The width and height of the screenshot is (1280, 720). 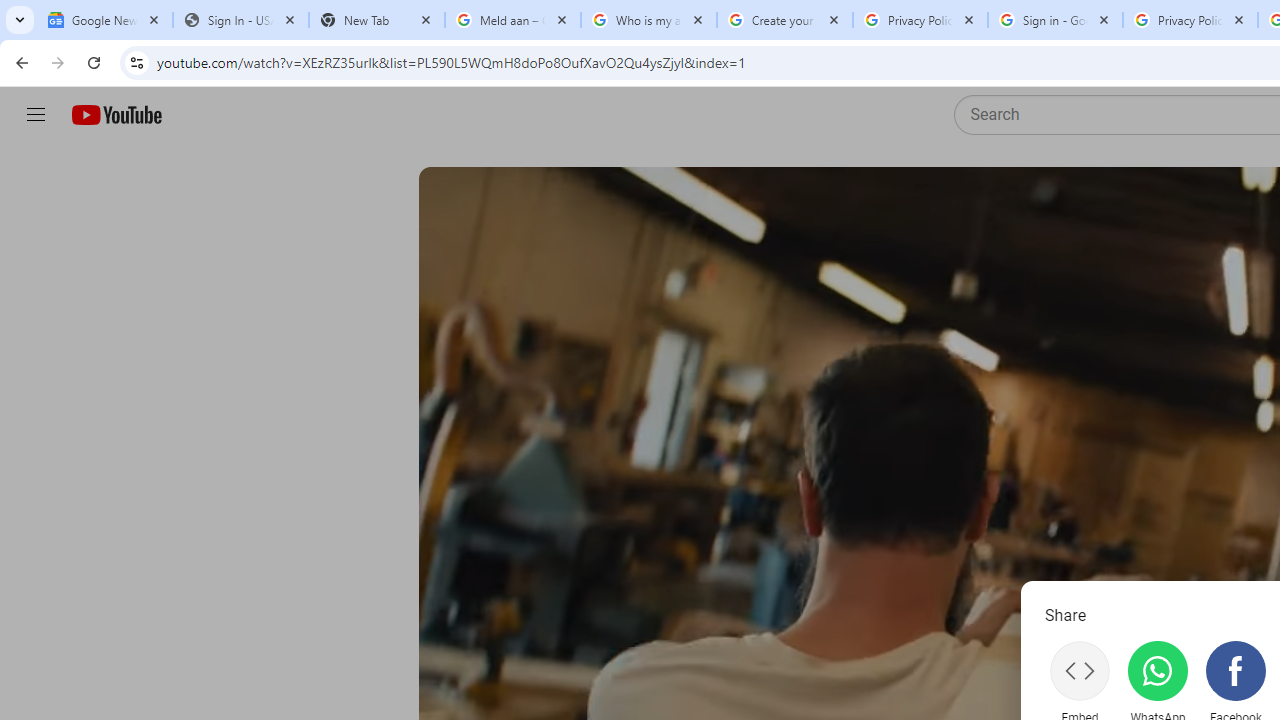 I want to click on 'Who is my administrator? - Google Account Help', so click(x=648, y=20).